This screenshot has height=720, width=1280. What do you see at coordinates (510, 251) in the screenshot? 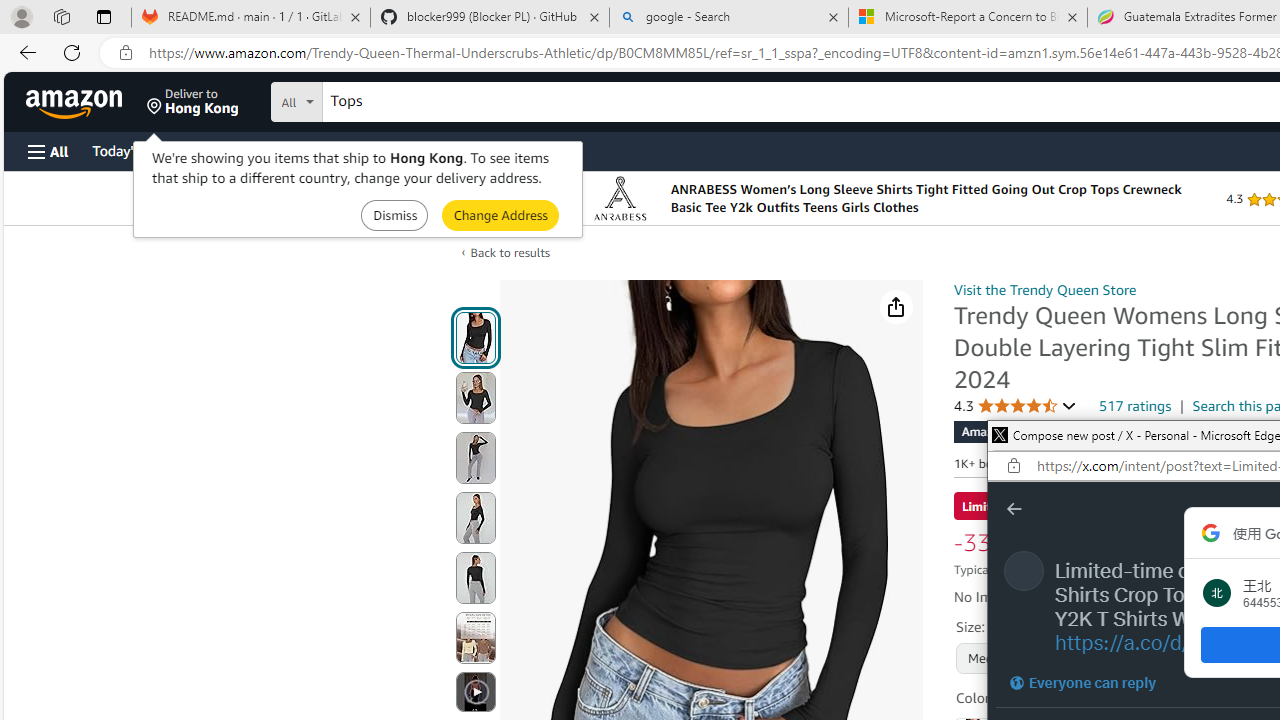
I see `'Back to results'` at bounding box center [510, 251].